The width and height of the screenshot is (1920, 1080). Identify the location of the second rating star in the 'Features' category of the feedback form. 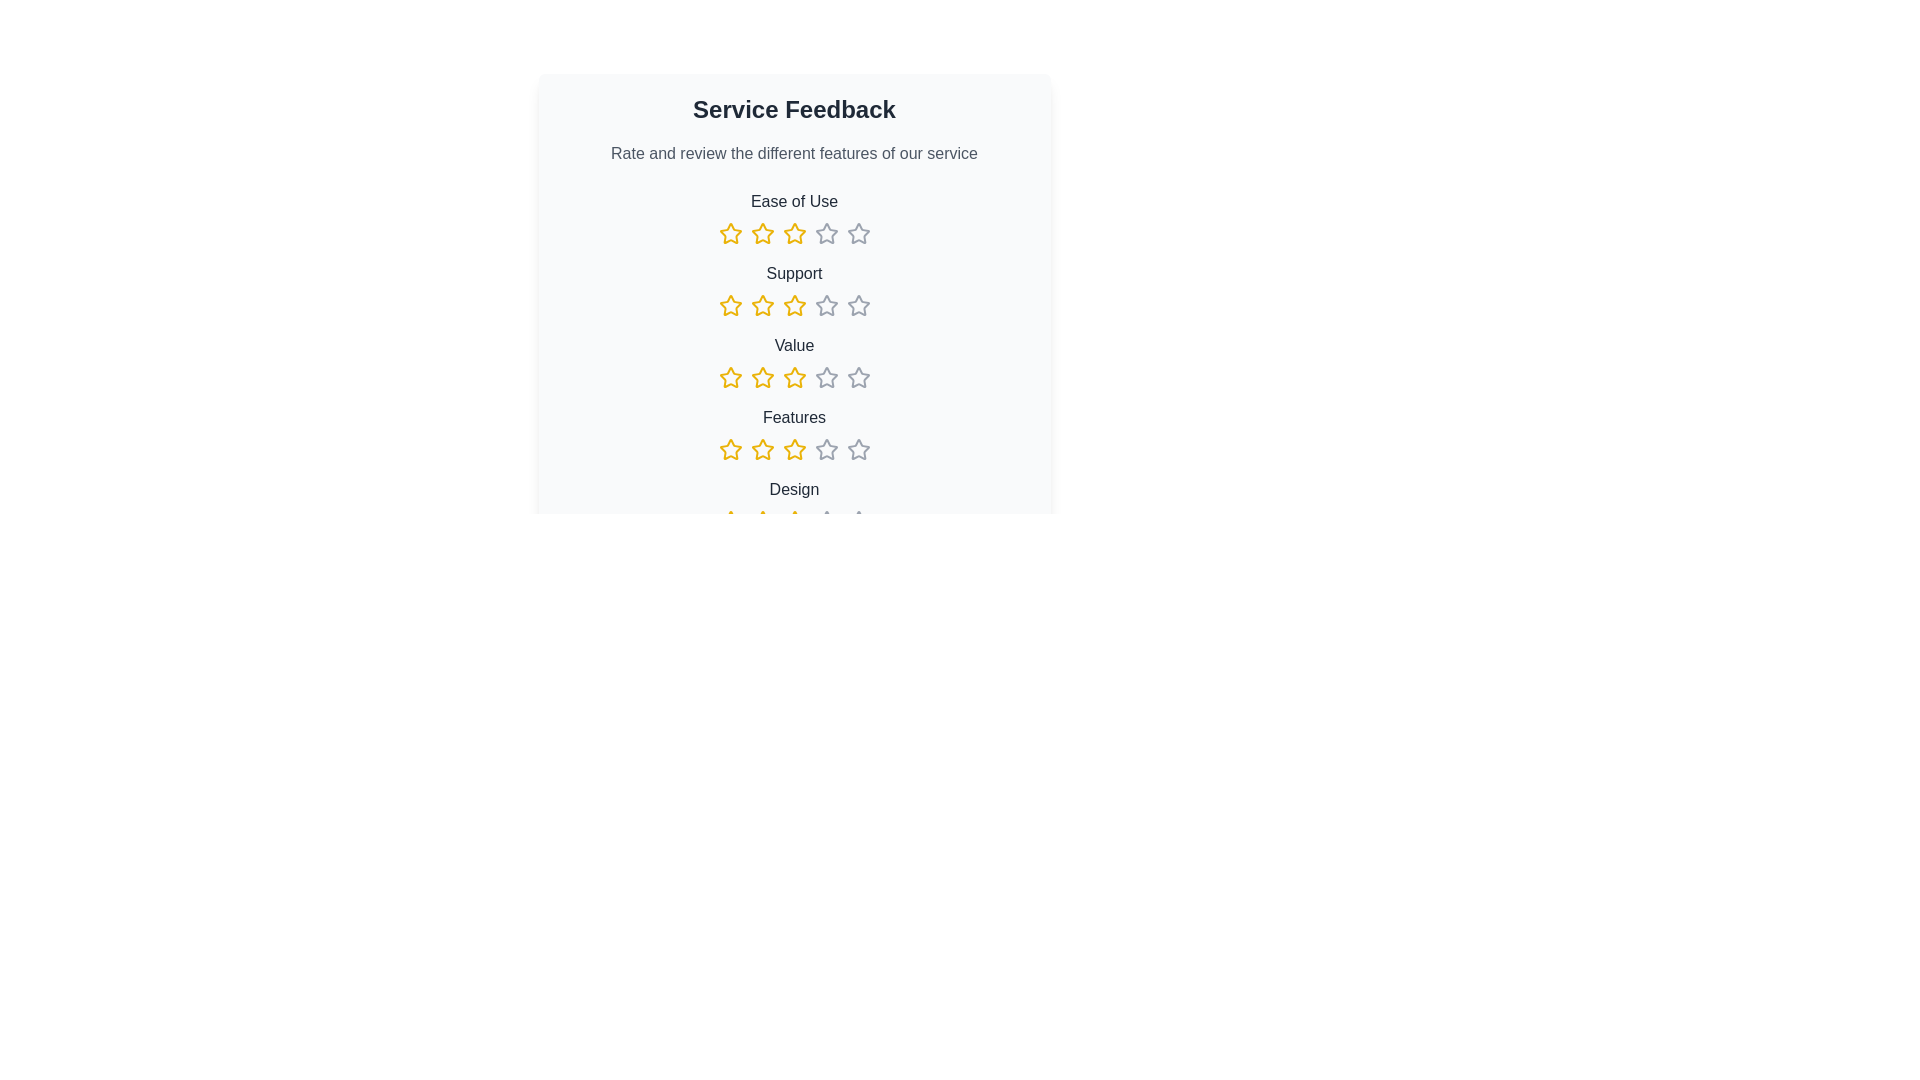
(761, 448).